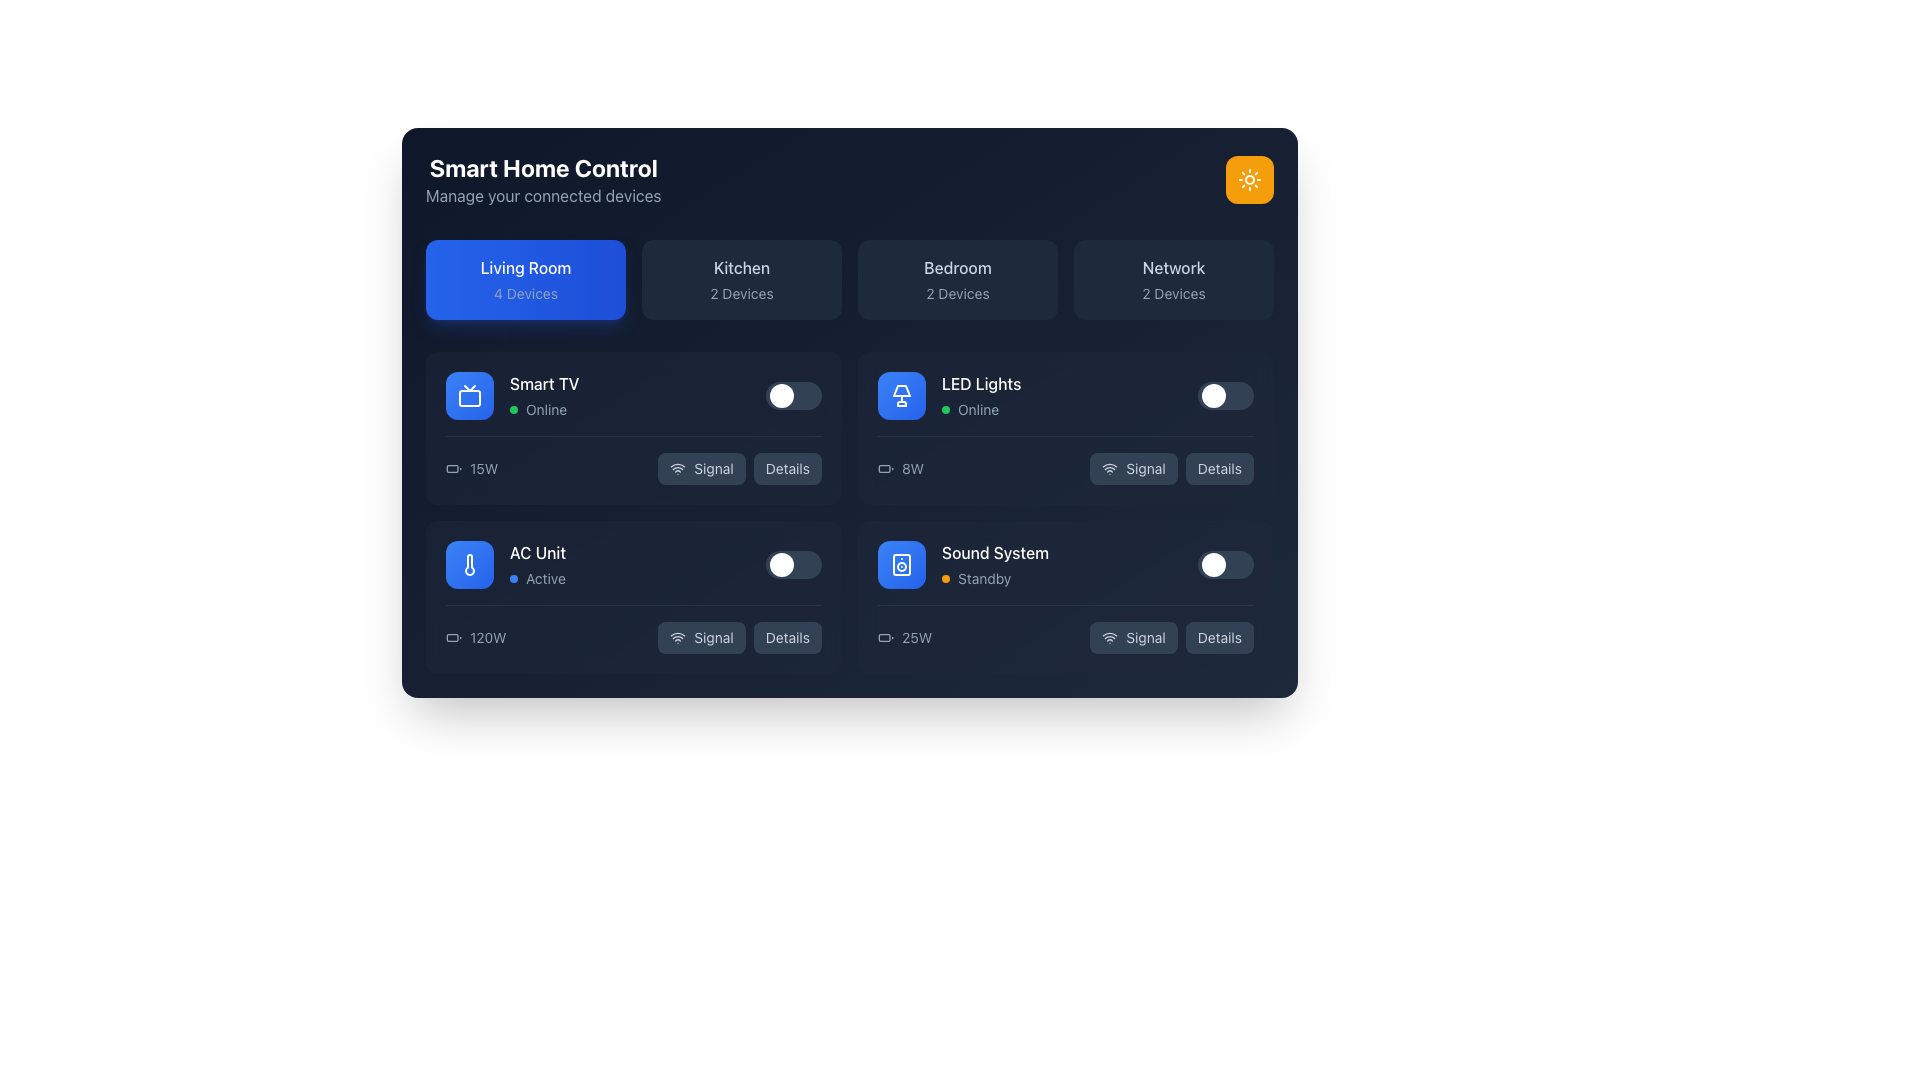 The width and height of the screenshot is (1920, 1080). Describe the element at coordinates (901, 396) in the screenshot. I see `the minimalistic lamp icon located within the gradient-blue circular background in the 'LED Lights' card under the 'Living Room' section` at that location.